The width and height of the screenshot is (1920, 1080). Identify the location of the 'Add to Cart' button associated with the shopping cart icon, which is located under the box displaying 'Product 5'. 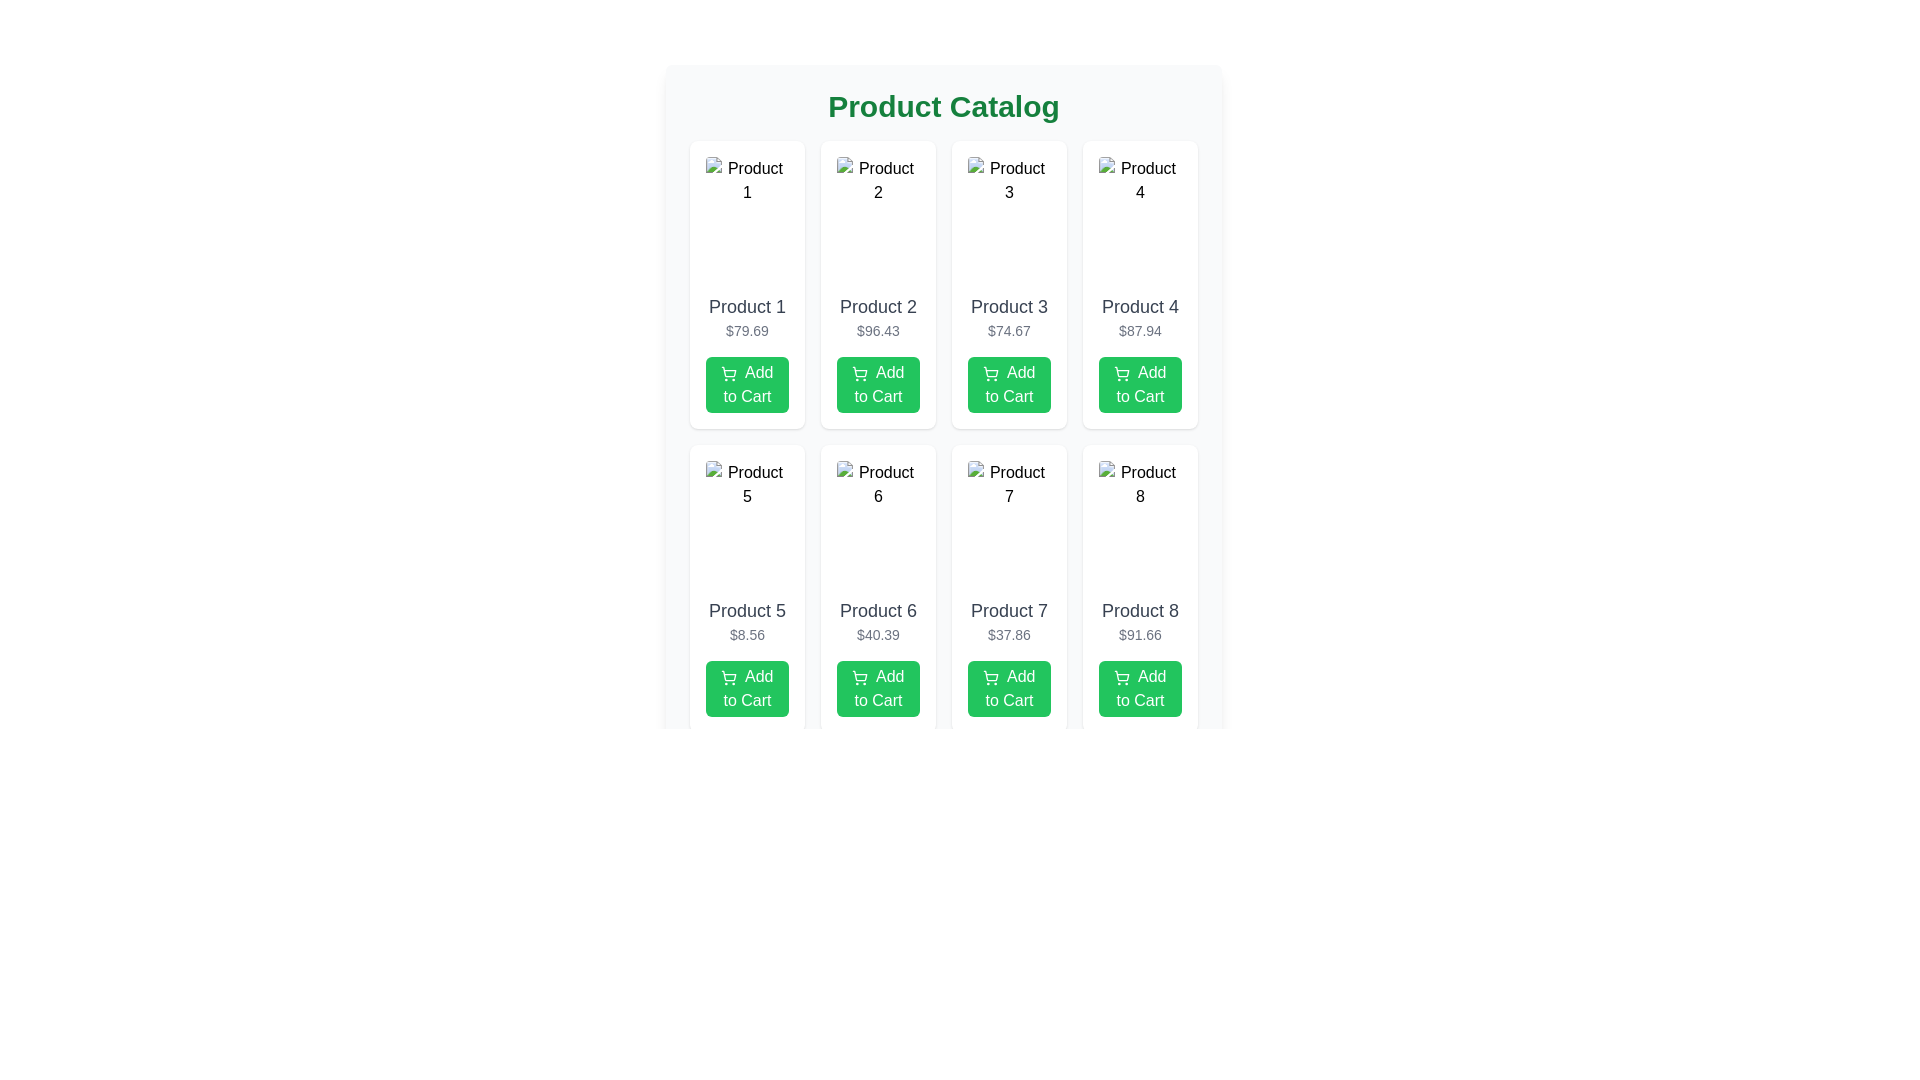
(728, 675).